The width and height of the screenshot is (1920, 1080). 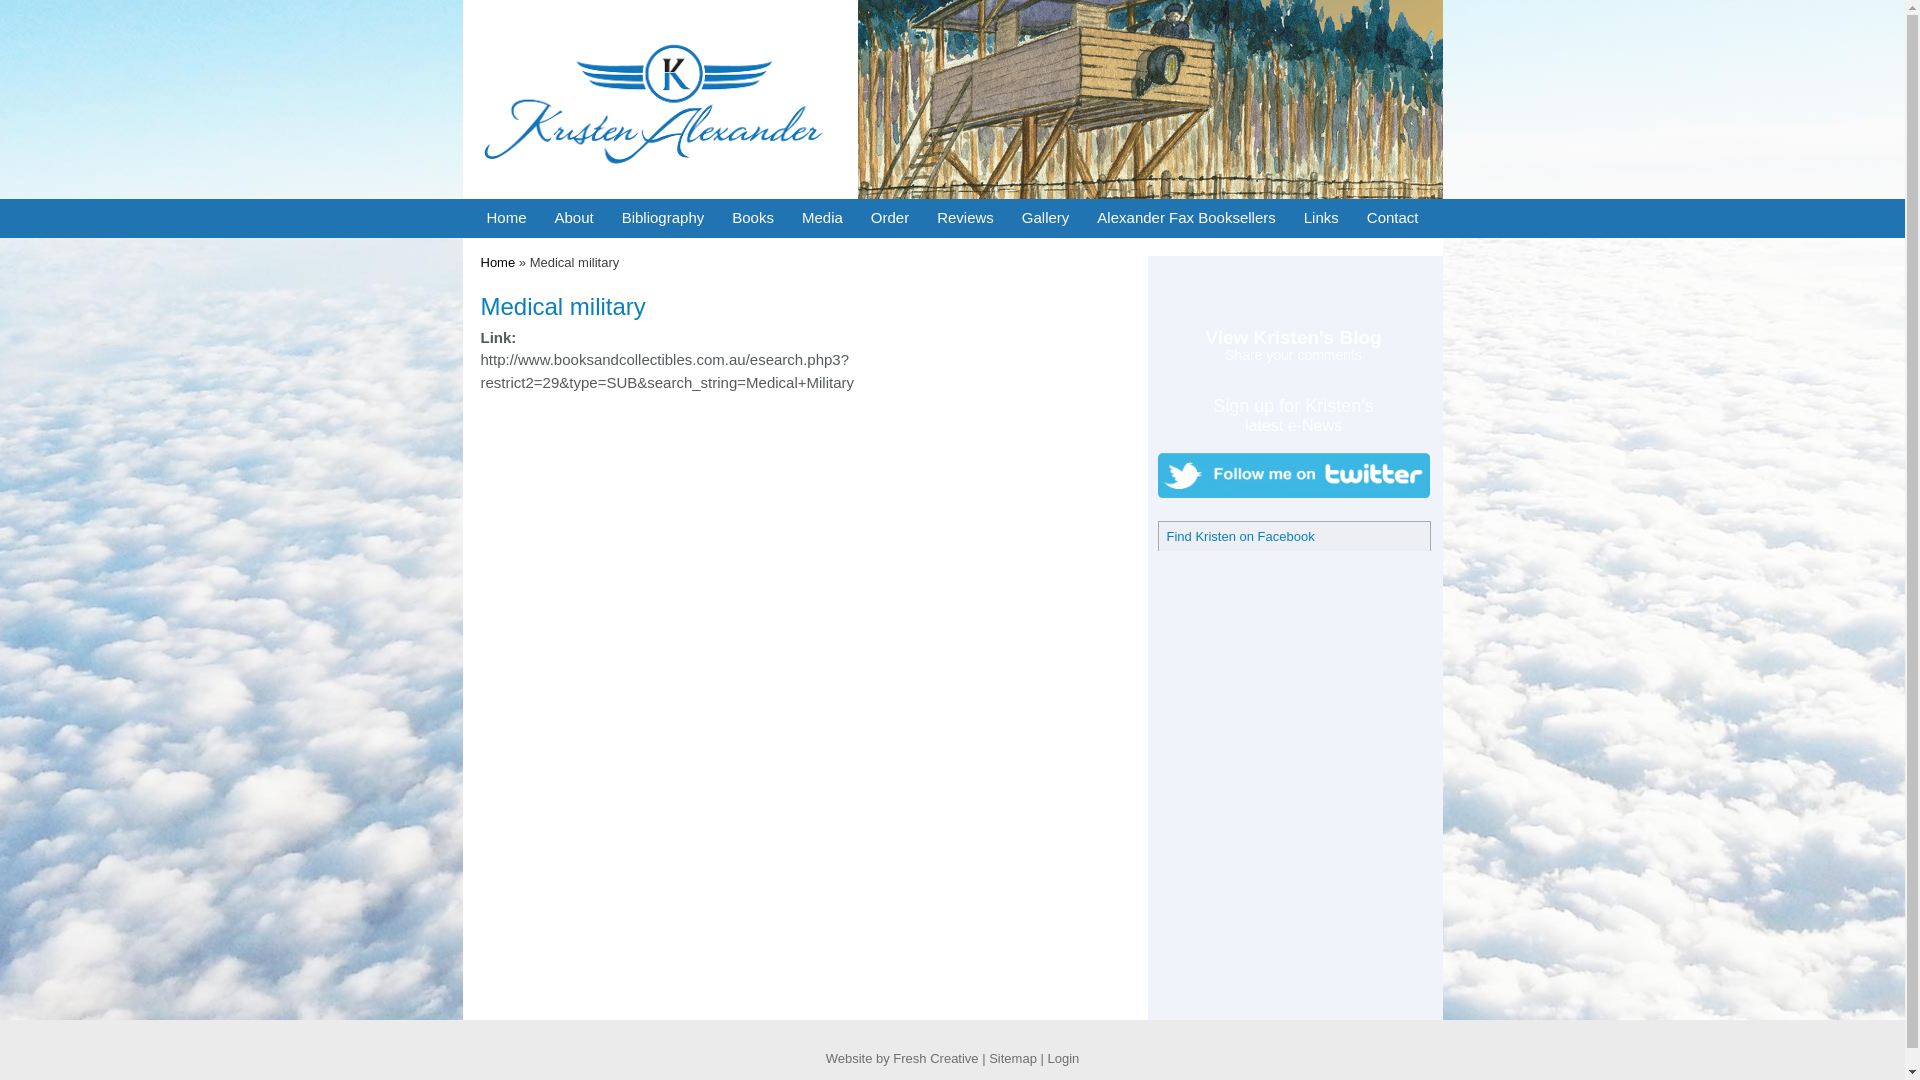 What do you see at coordinates (934, 1057) in the screenshot?
I see `'Fresh Creative'` at bounding box center [934, 1057].